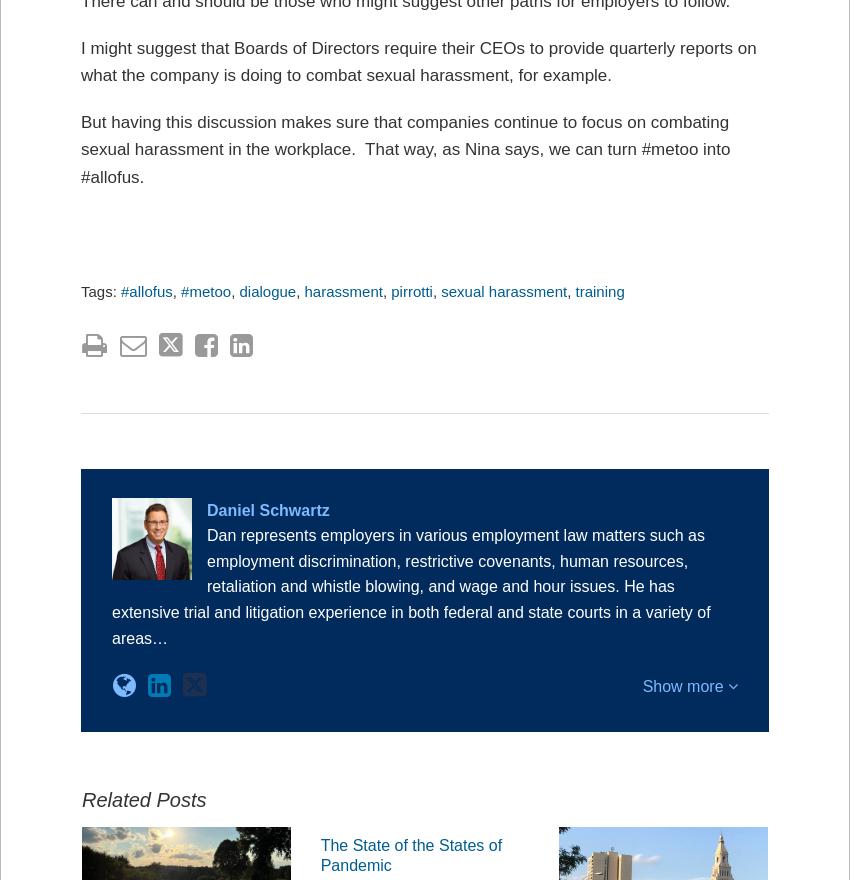  I want to click on 'Dan represents employers in various employment law matters such as employment discrimination, restrictive covenants, human resources, retaliation and whistle blowing, and wage and hour issues. He has extensive trial and litigation experience in both federal and state courts in a variety of areas…', so click(410, 586).